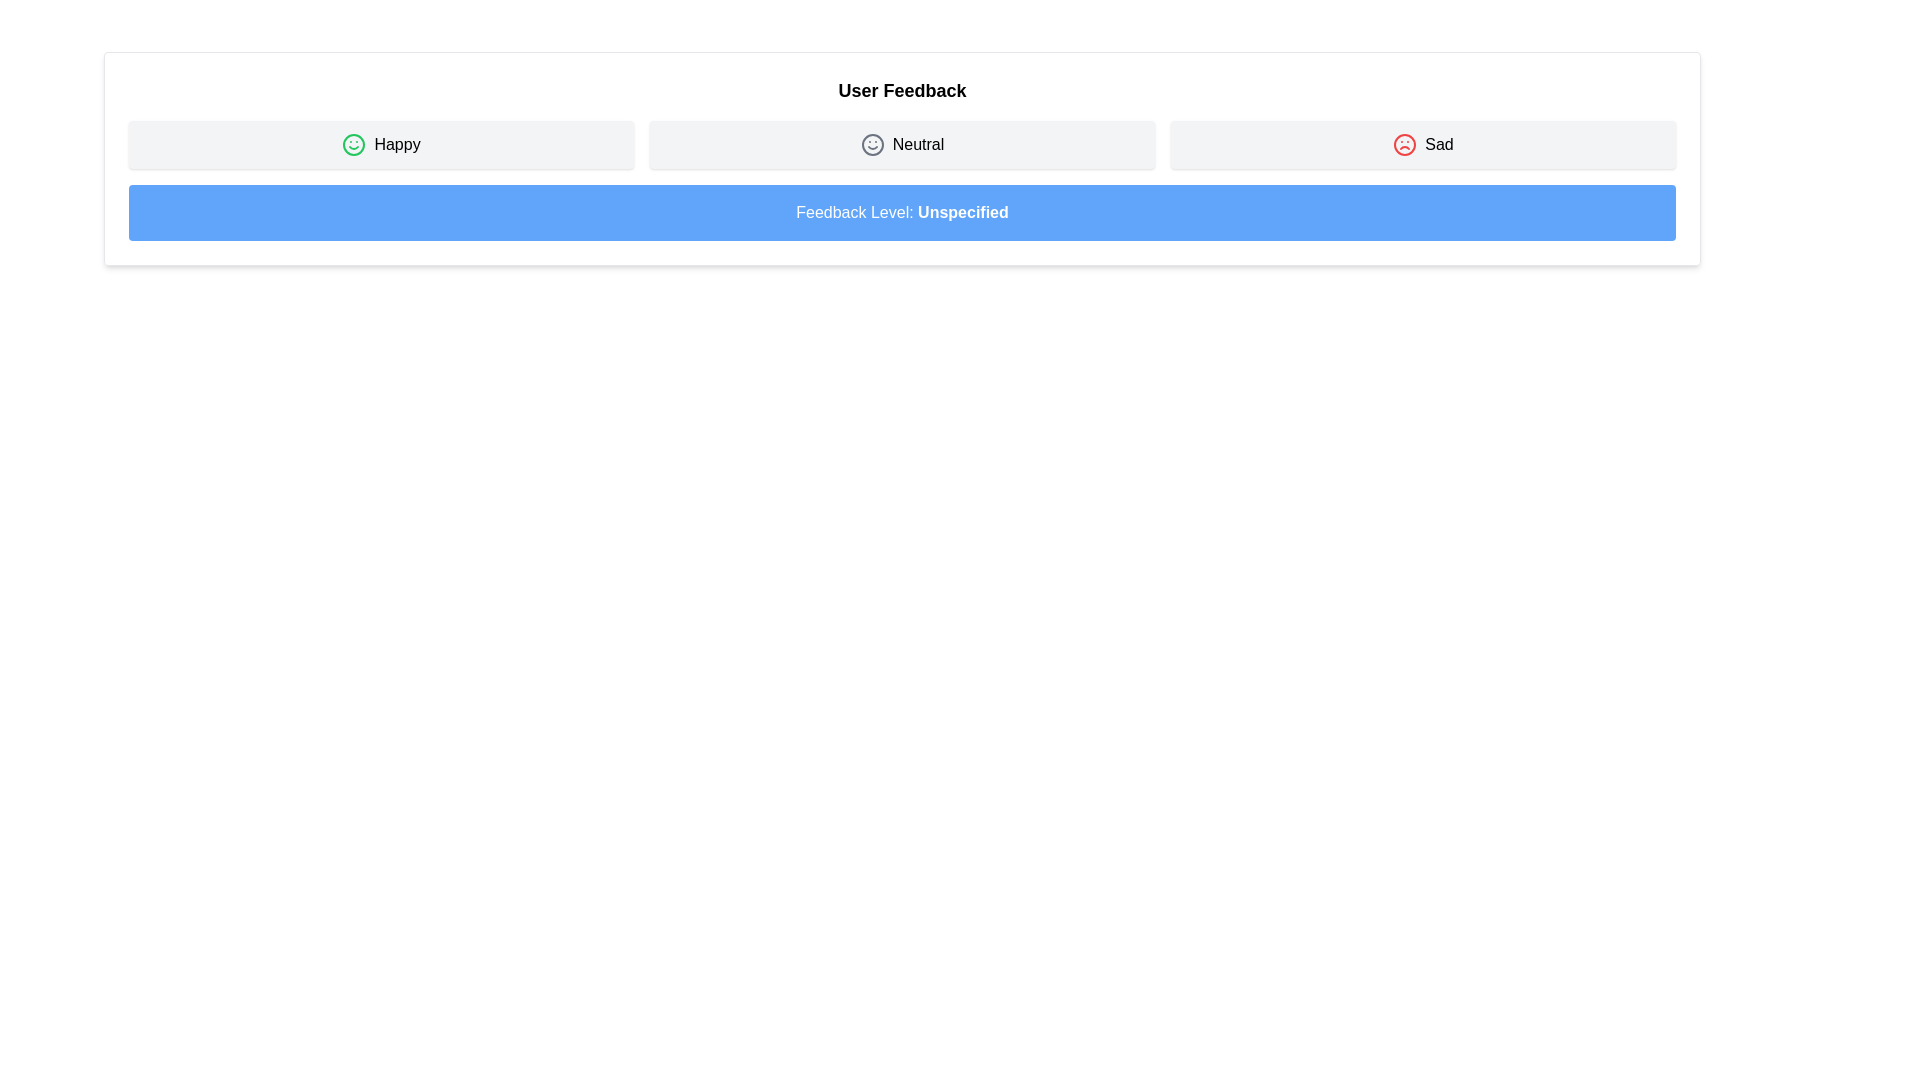 This screenshot has width=1920, height=1080. What do you see at coordinates (381, 144) in the screenshot?
I see `the 'Happy' button, which is a rectangular button with a green smiley icon and the label 'Happy' in bold font` at bounding box center [381, 144].